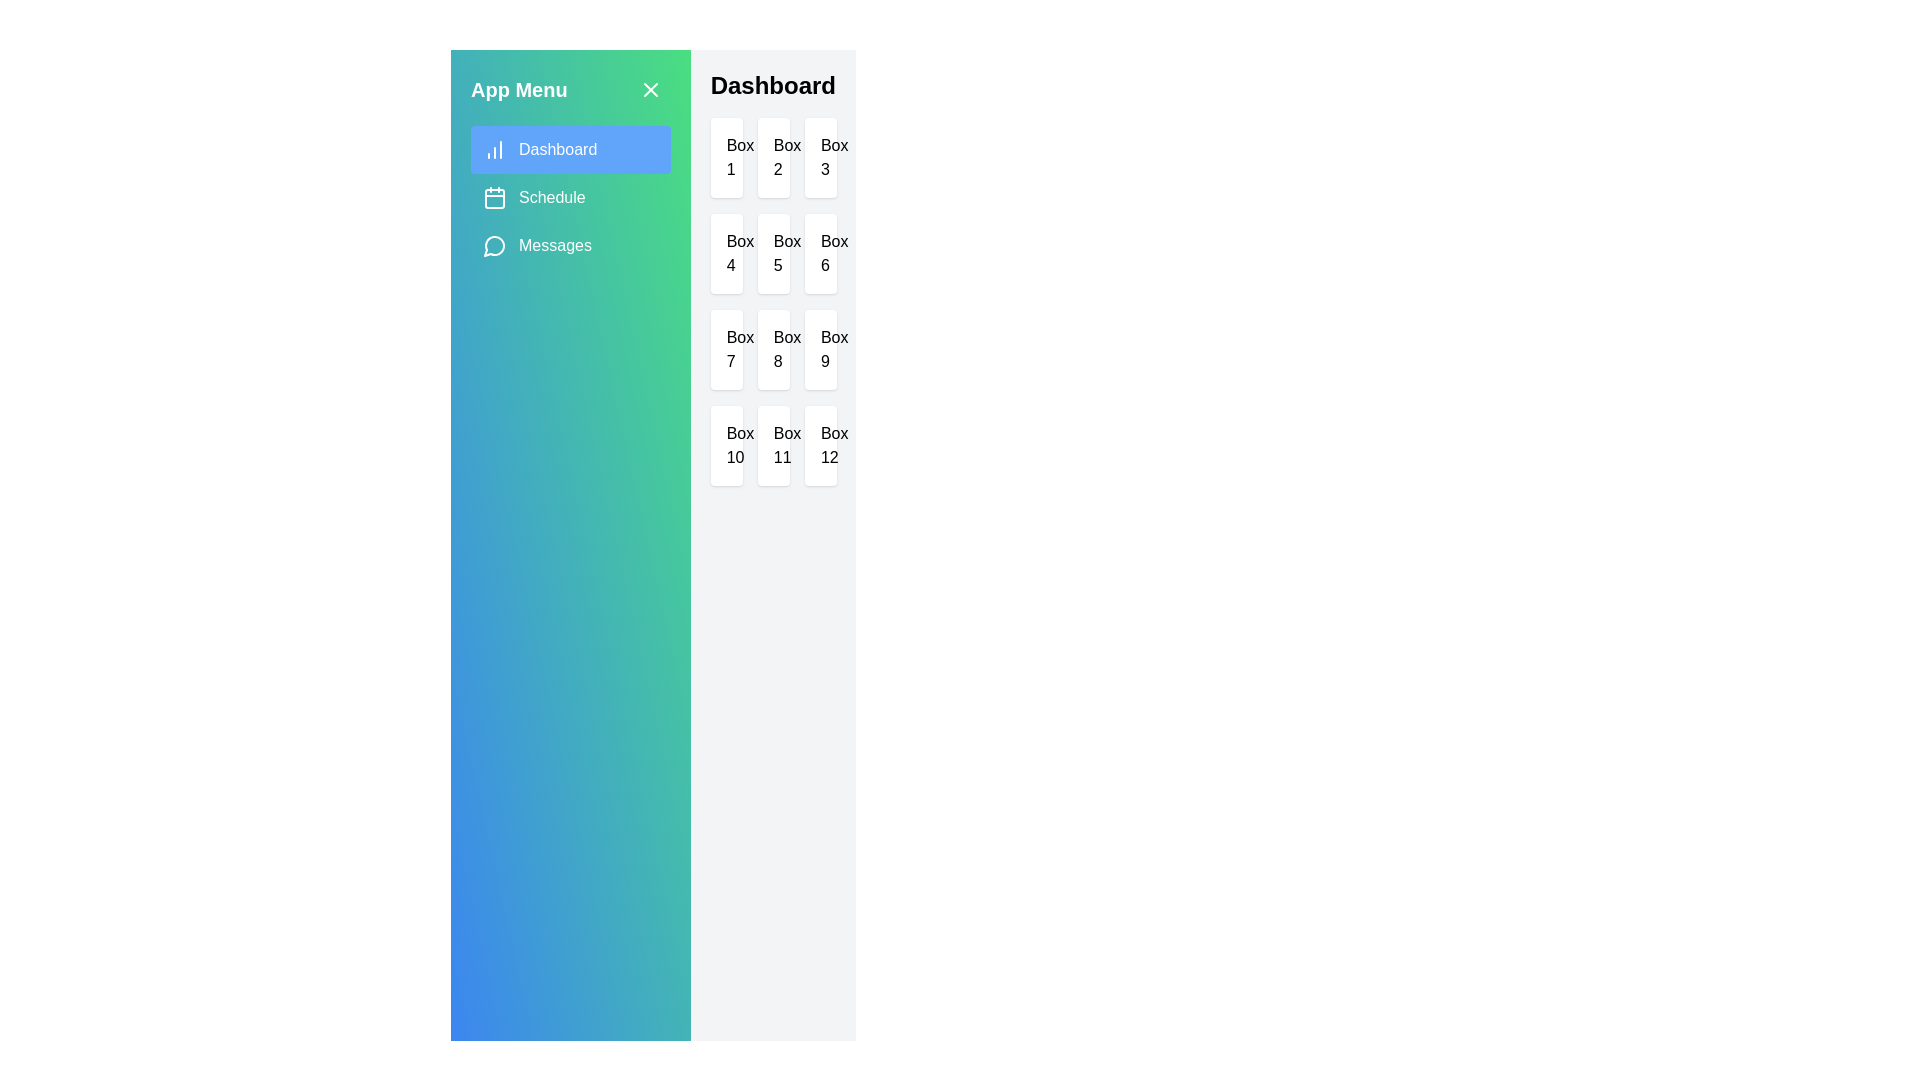 The width and height of the screenshot is (1920, 1080). What do you see at coordinates (569, 245) in the screenshot?
I see `the Messages tab by clicking on its corresponding tab in the sidebar` at bounding box center [569, 245].